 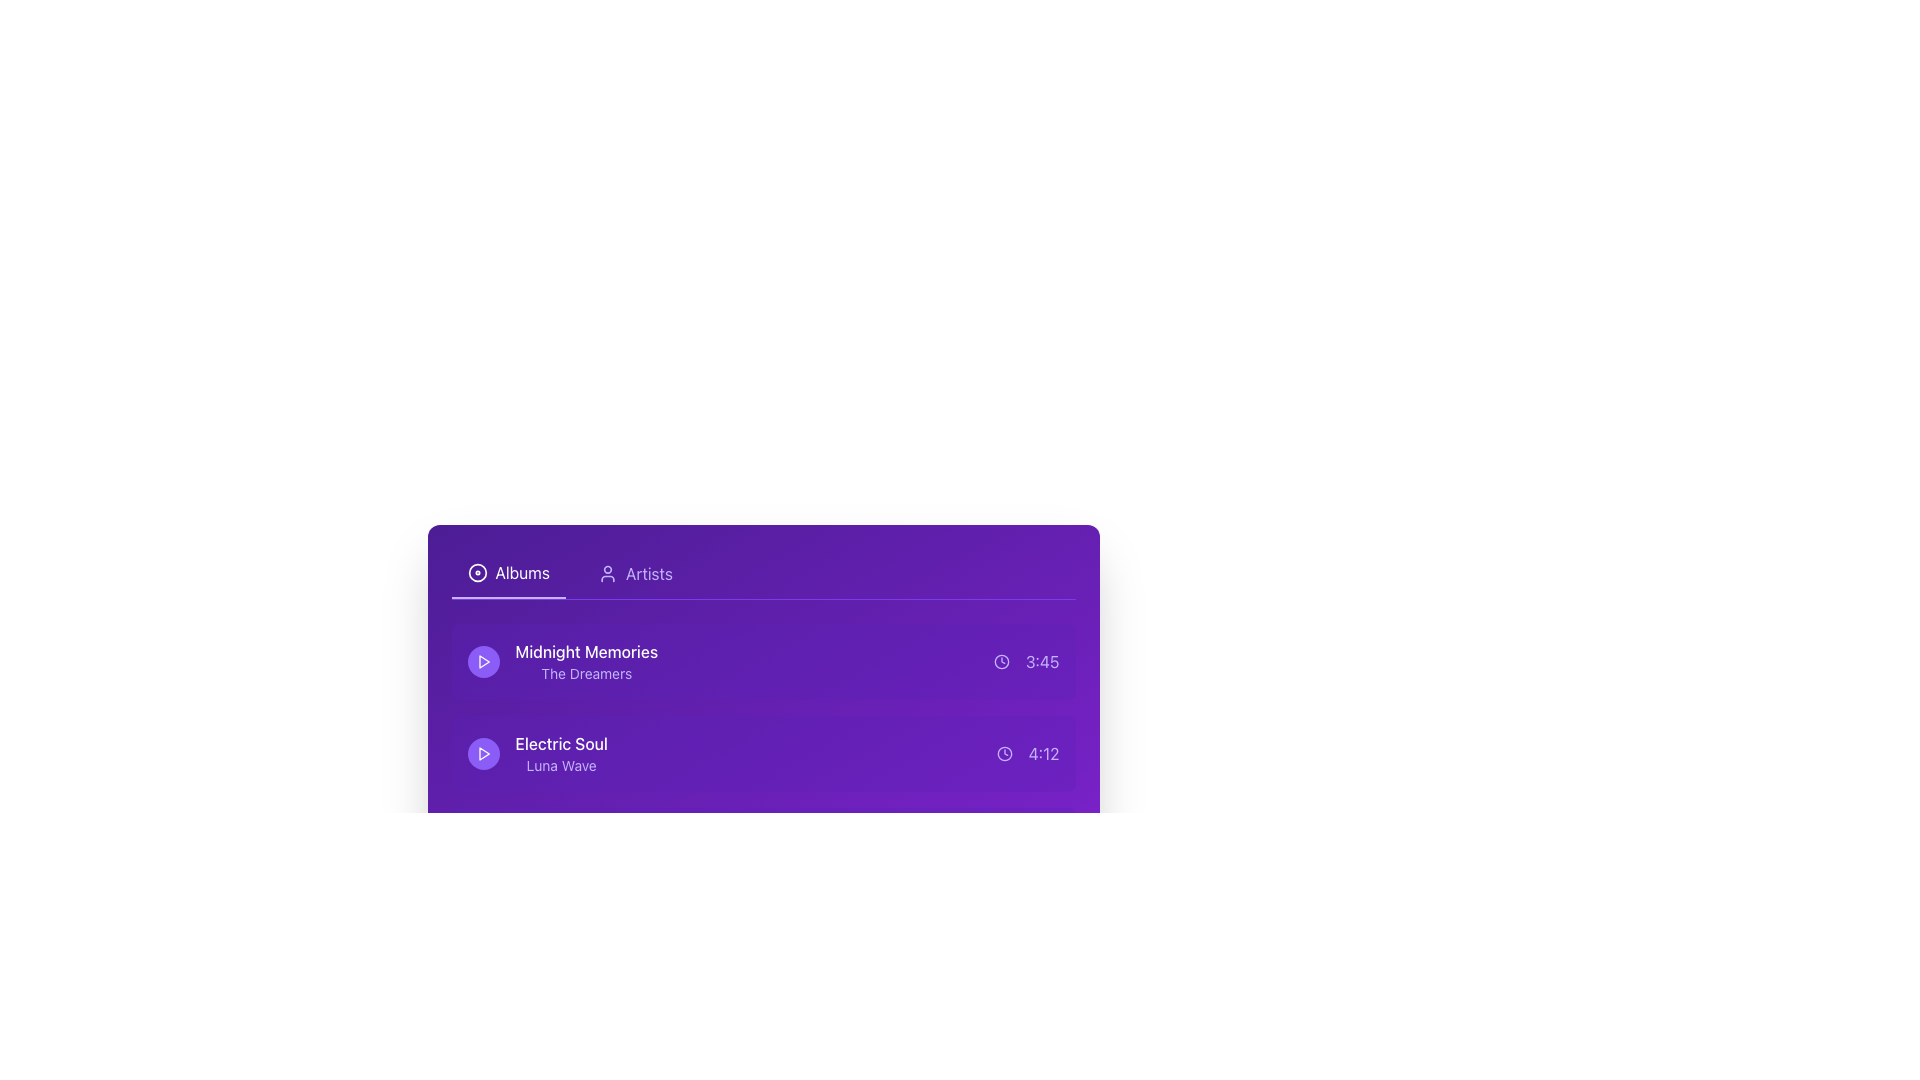 What do you see at coordinates (649, 574) in the screenshot?
I see `the 'Artists' text label located in the navigation bar, which is the second item from the left` at bounding box center [649, 574].